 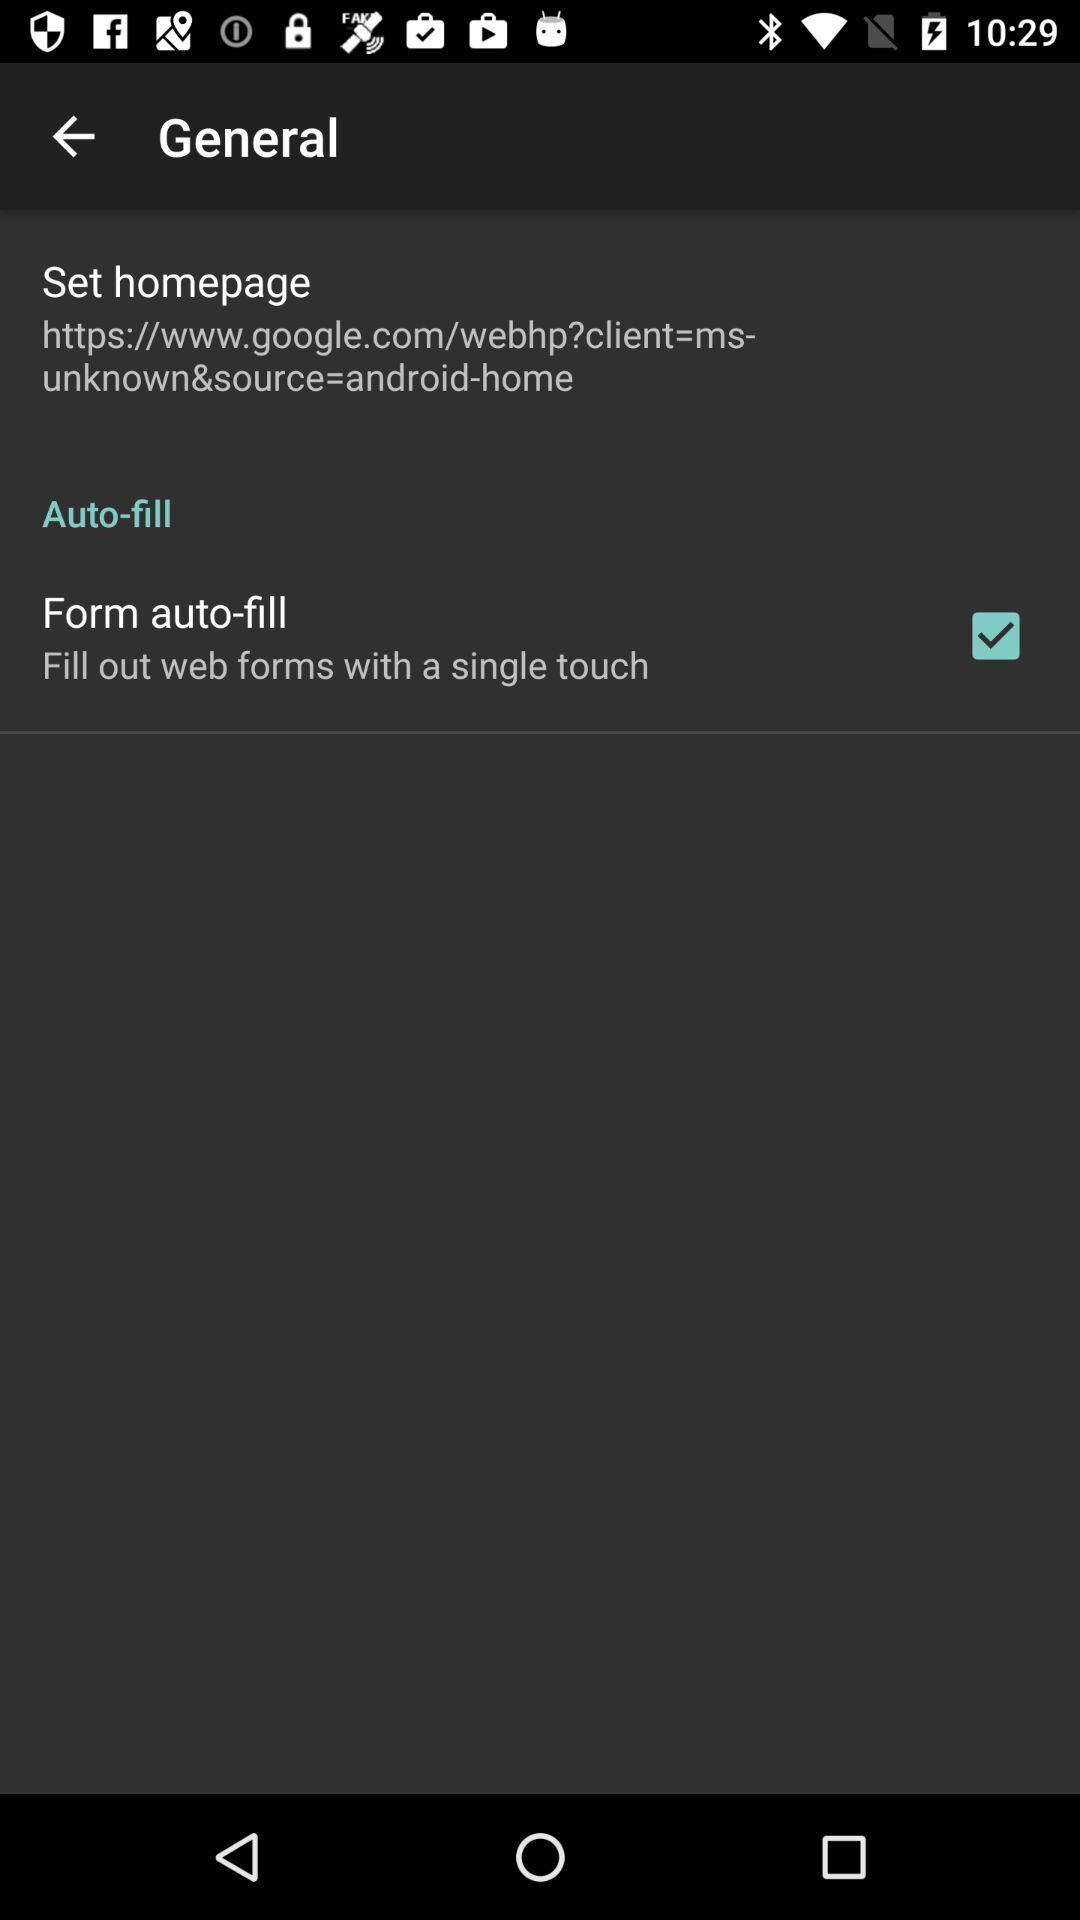 What do you see at coordinates (540, 355) in the screenshot?
I see `app below set homepage icon` at bounding box center [540, 355].